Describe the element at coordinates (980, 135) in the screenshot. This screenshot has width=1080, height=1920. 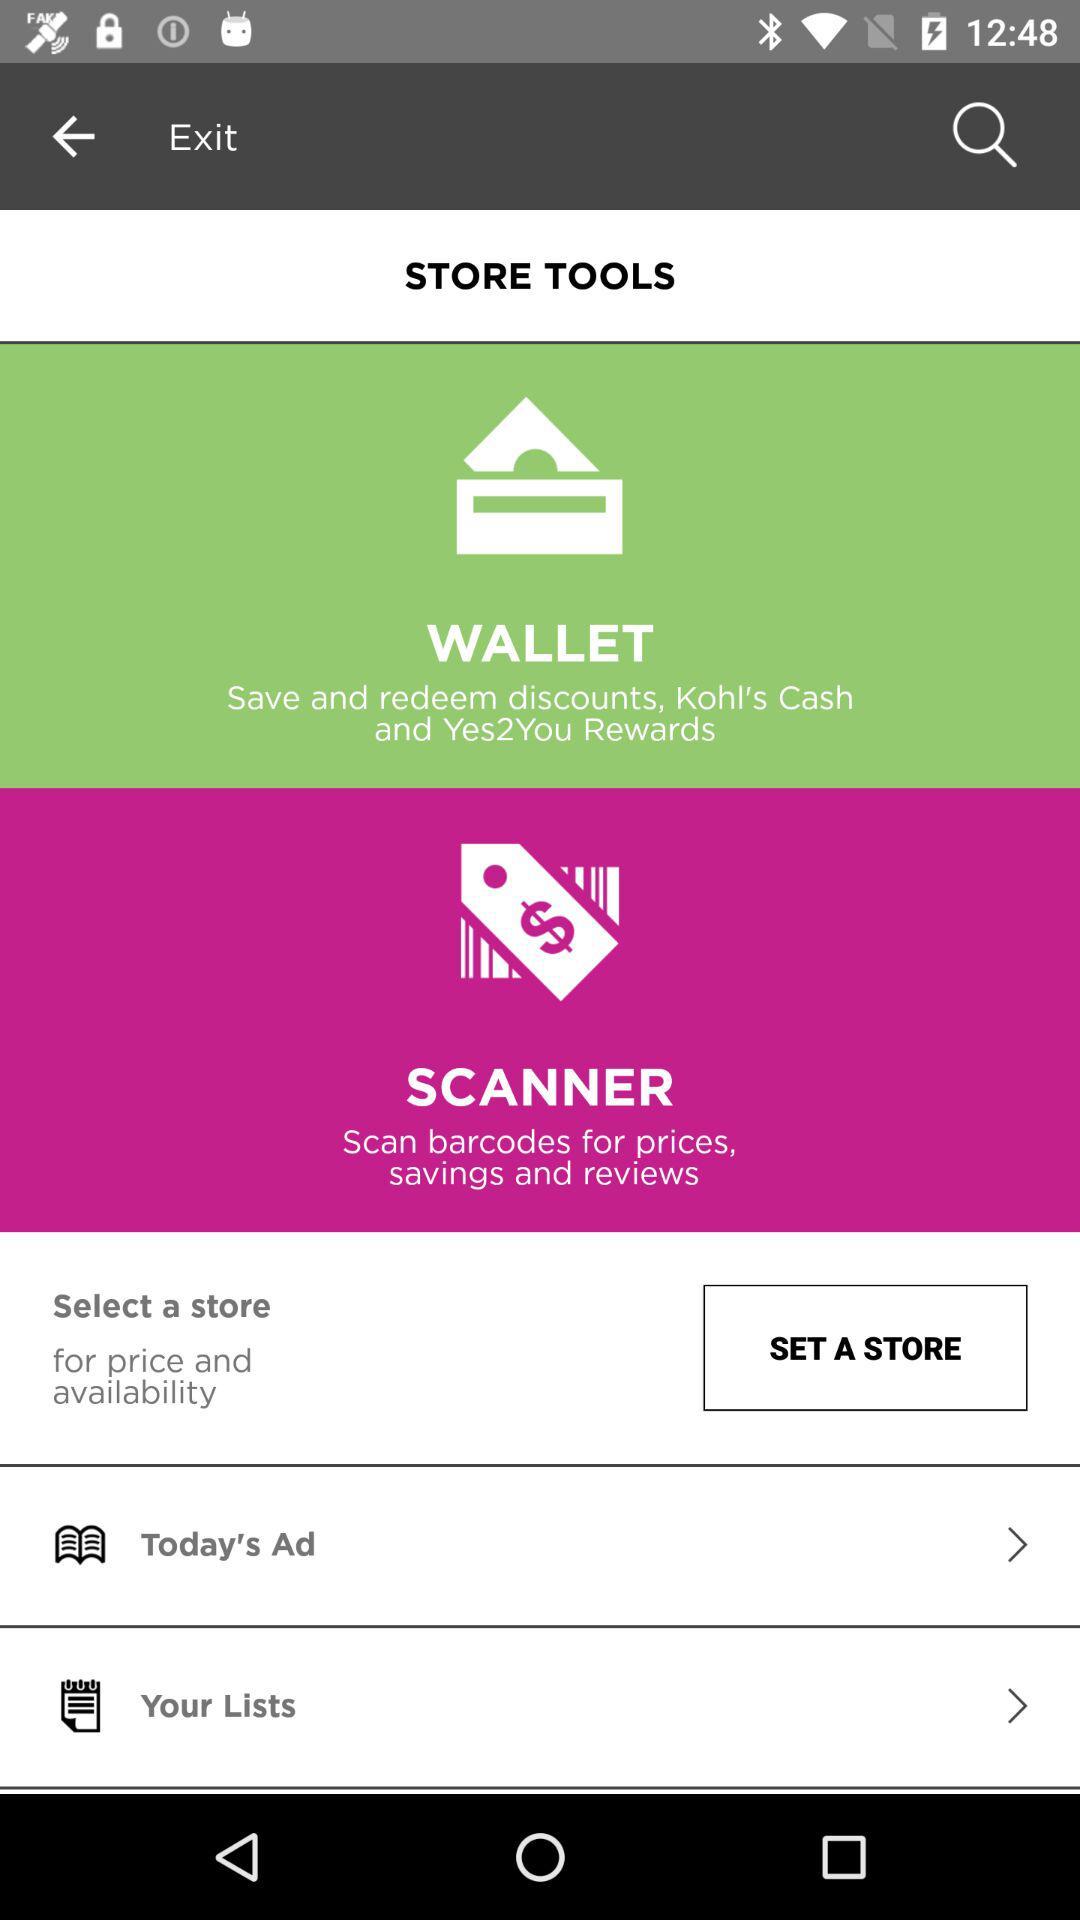
I see `search for items` at that location.